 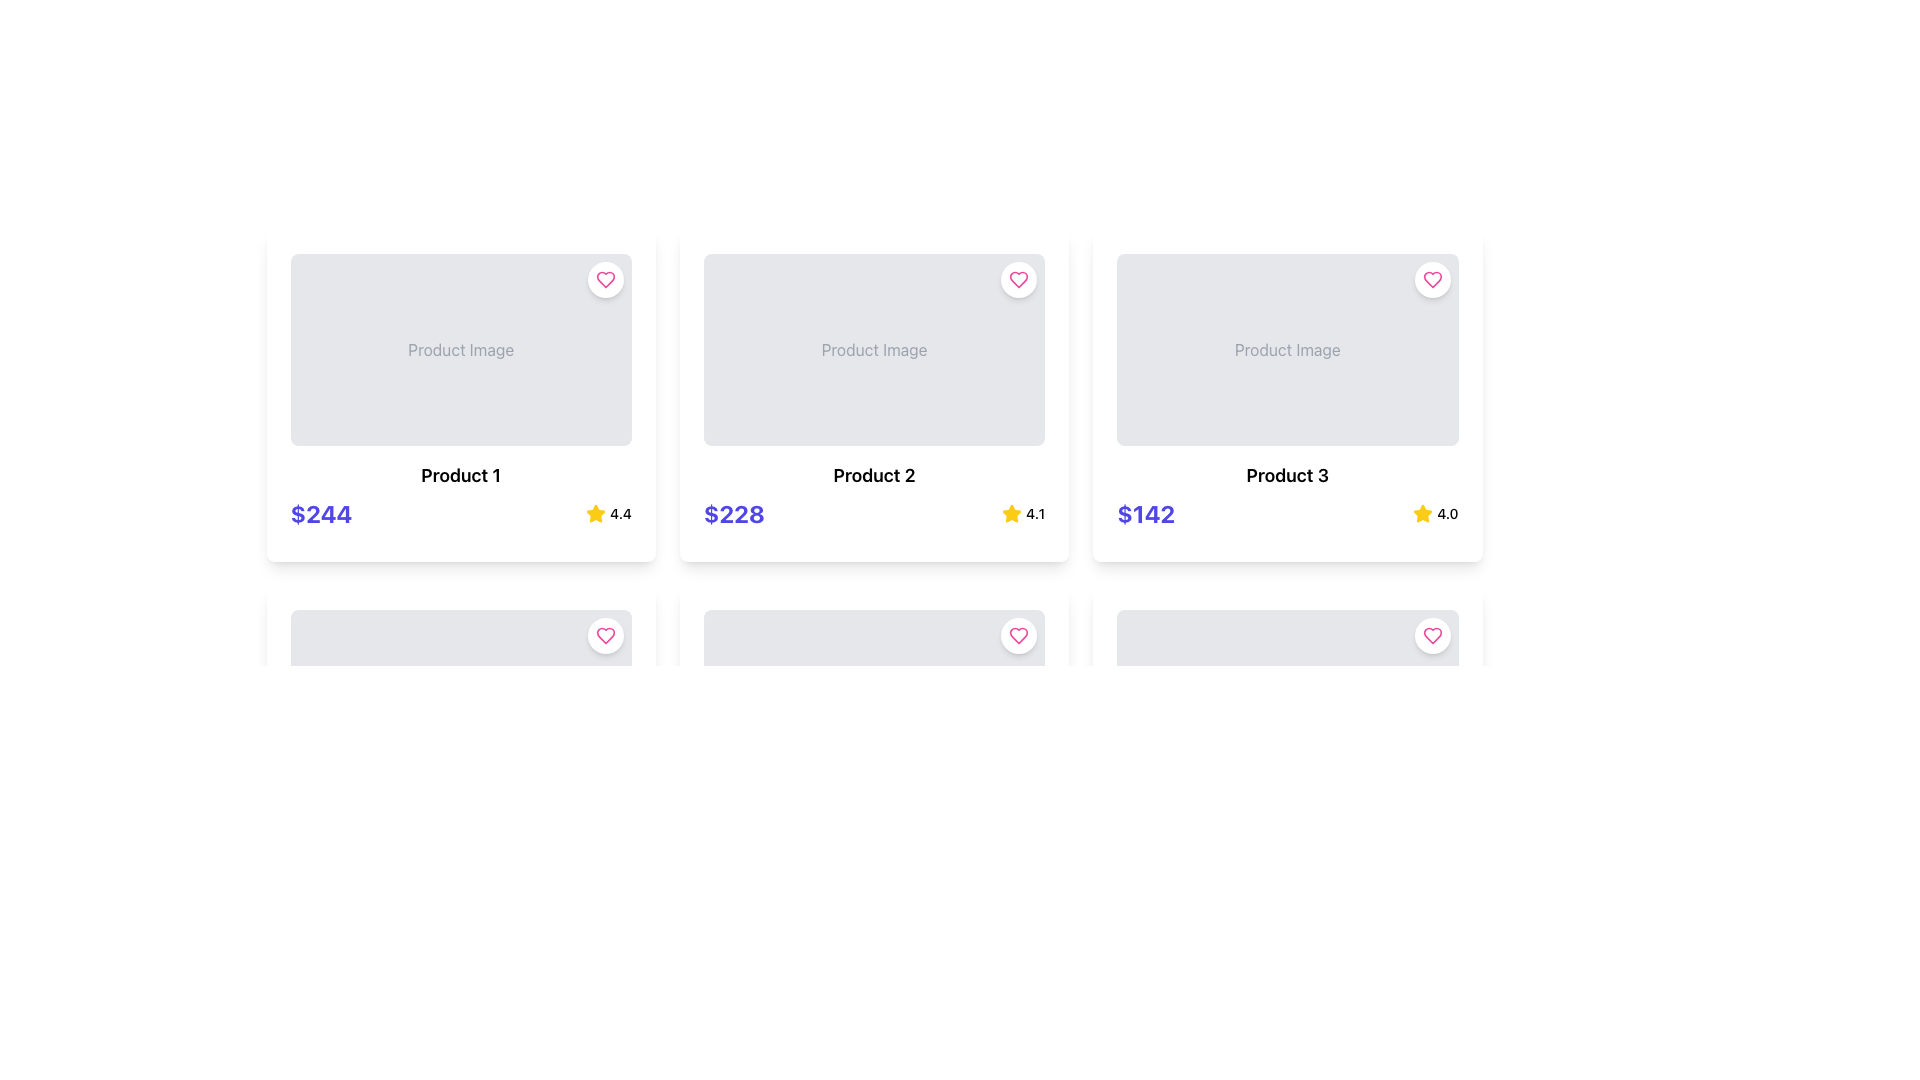 What do you see at coordinates (1431, 280) in the screenshot?
I see `the circular button with a white background and pink heart icon located at the top-right corner of the 'Product 3' card` at bounding box center [1431, 280].